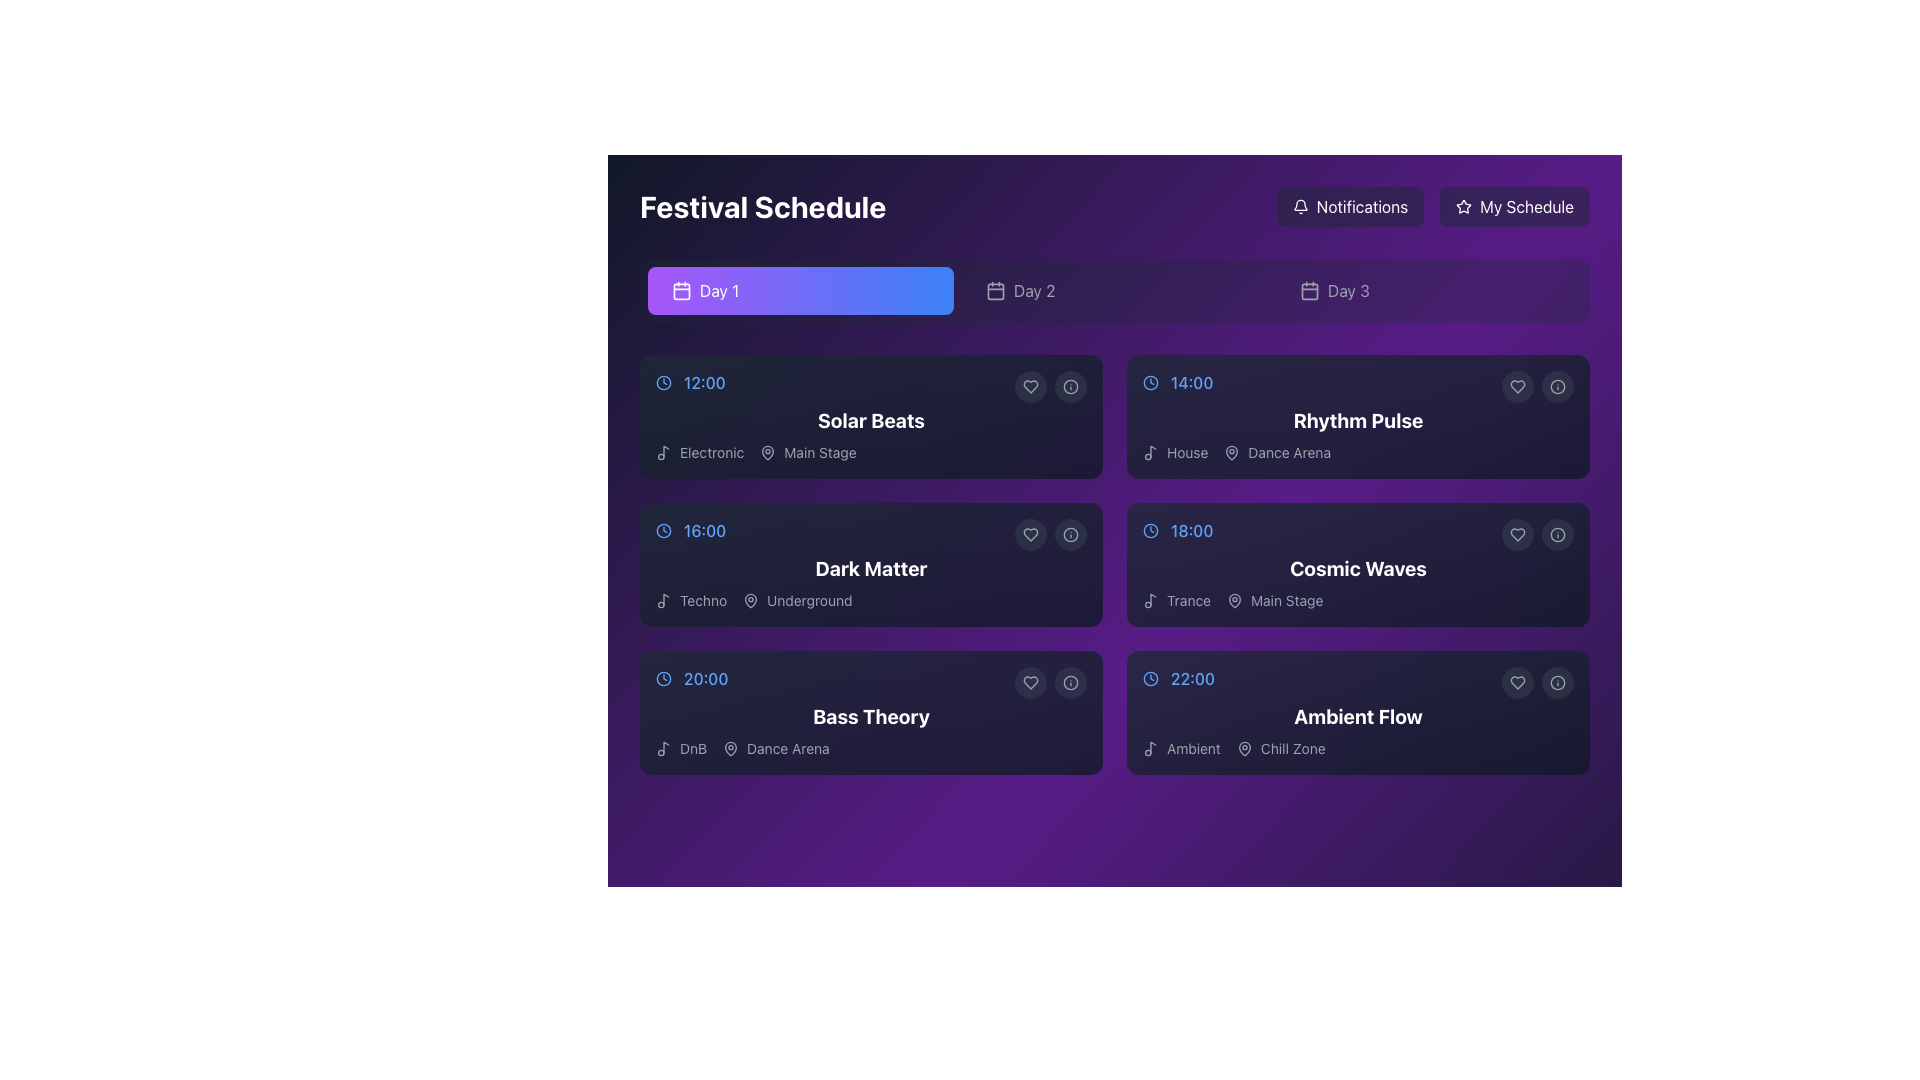  I want to click on the text label displaying 'Bass Theory', so click(871, 716).